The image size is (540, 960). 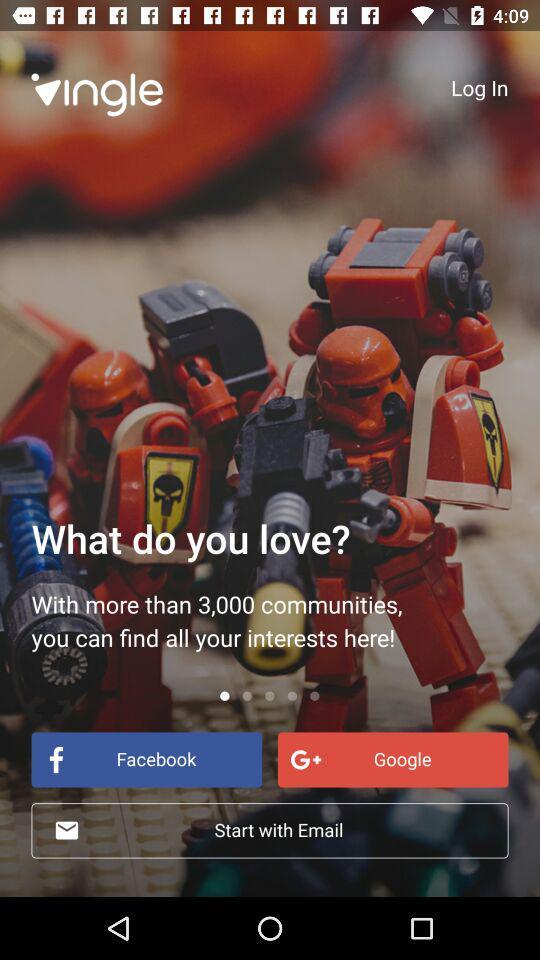 I want to click on facebook icon, so click(x=145, y=758).